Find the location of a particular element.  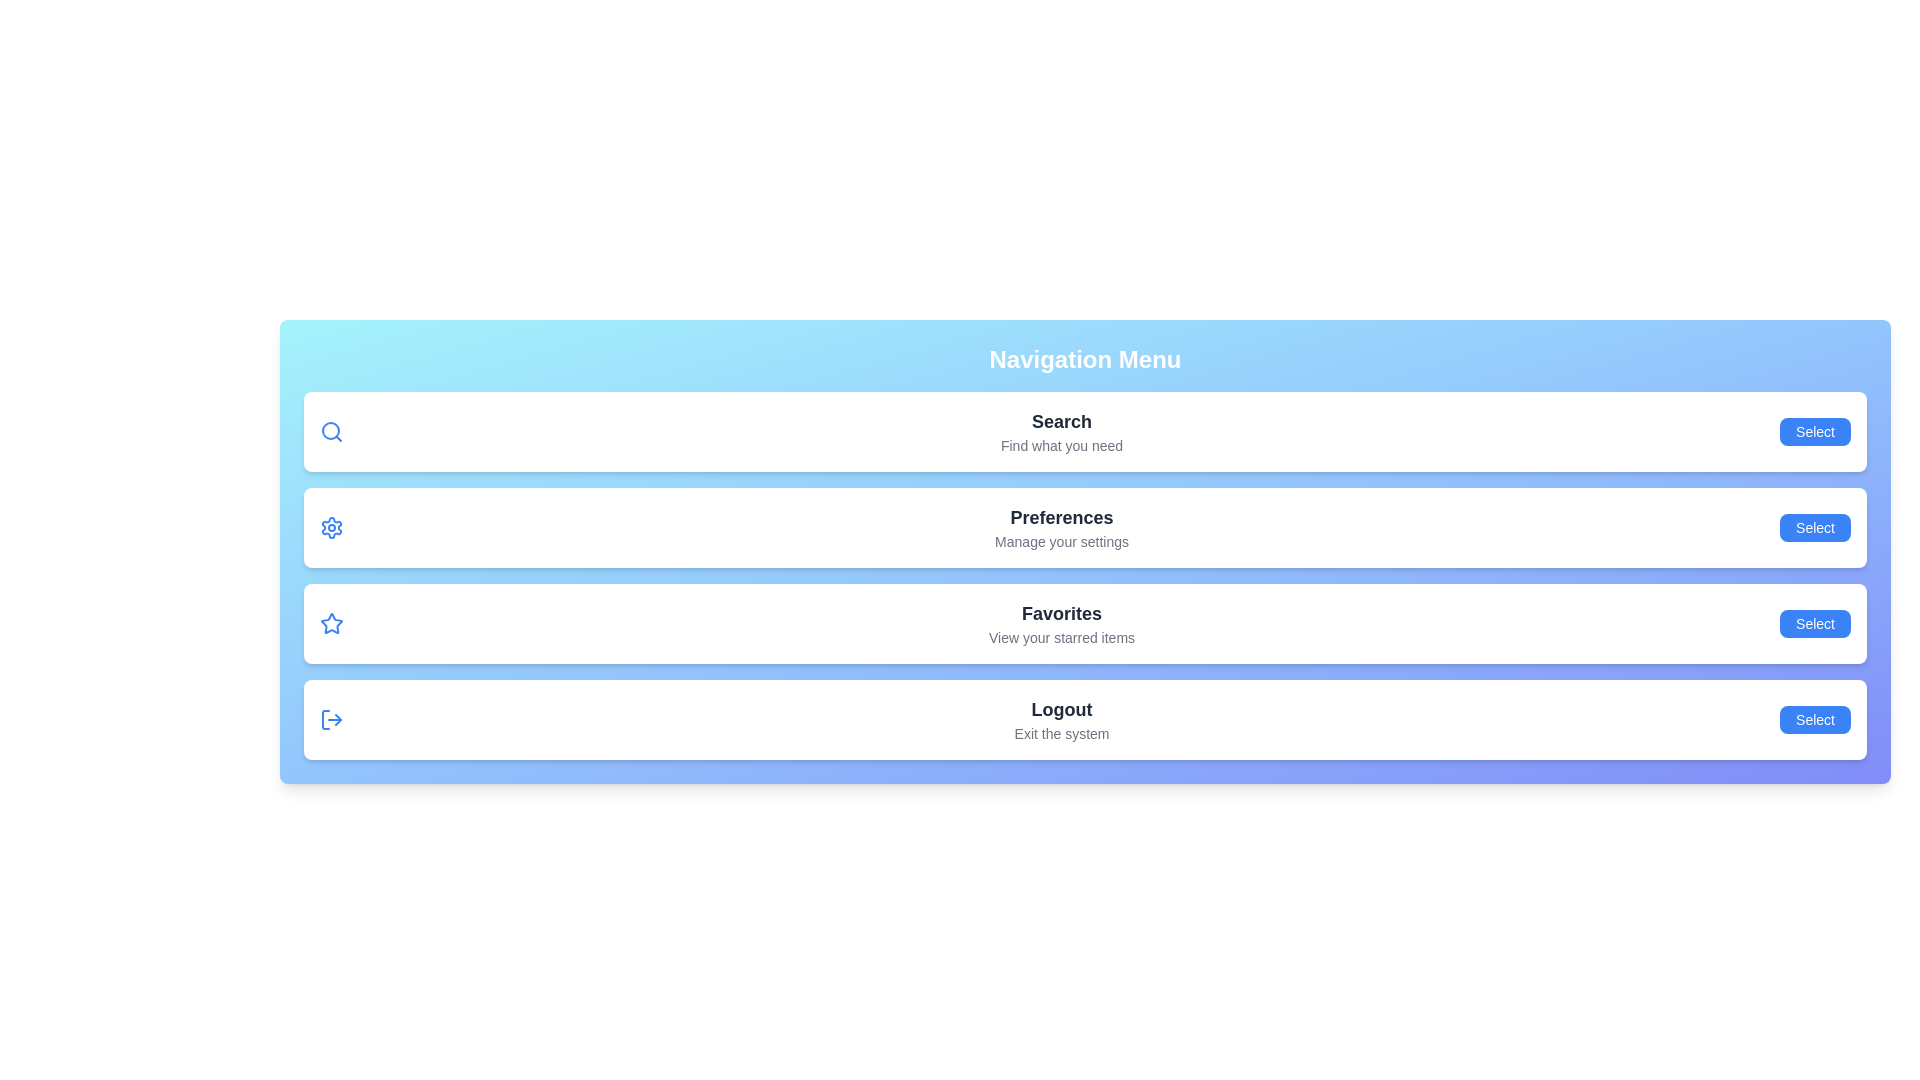

the navigation item Logout is located at coordinates (1815, 720).